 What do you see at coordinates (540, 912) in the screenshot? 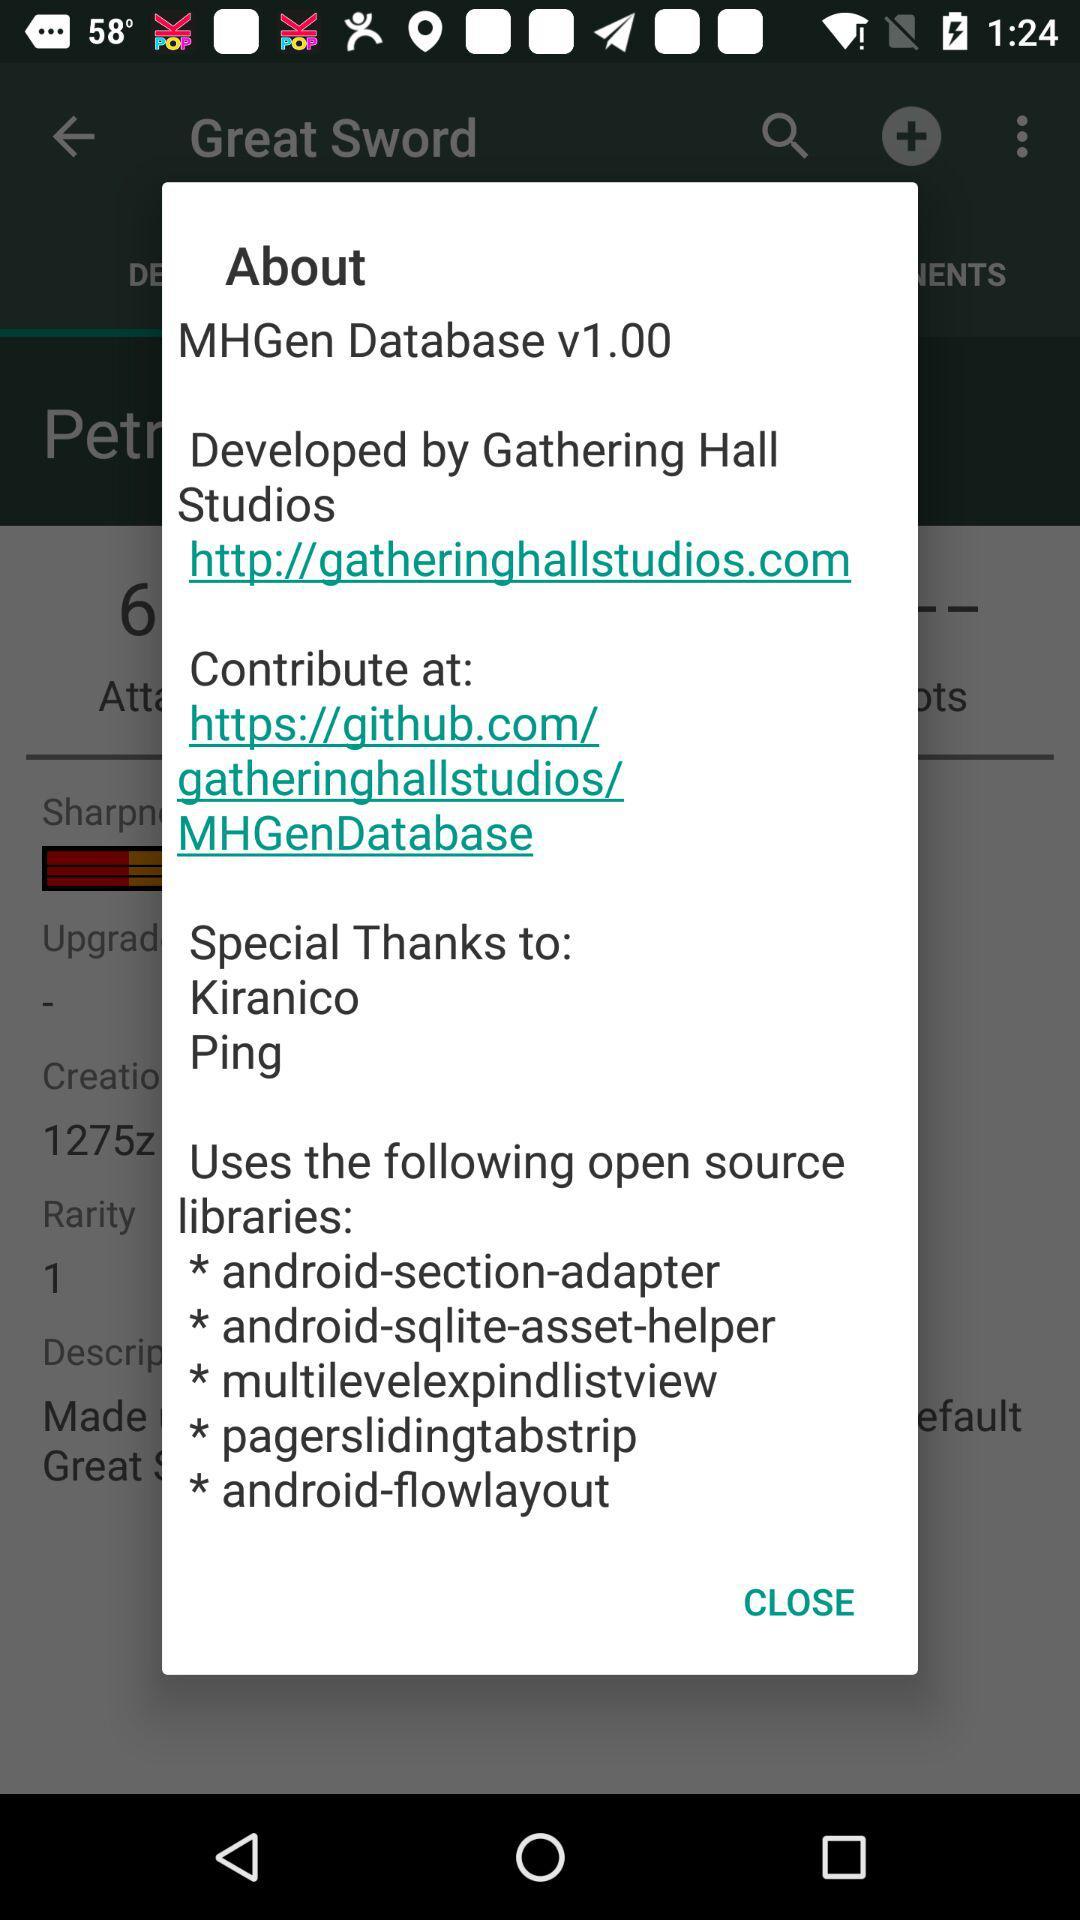
I see `mhgen database v1` at bounding box center [540, 912].